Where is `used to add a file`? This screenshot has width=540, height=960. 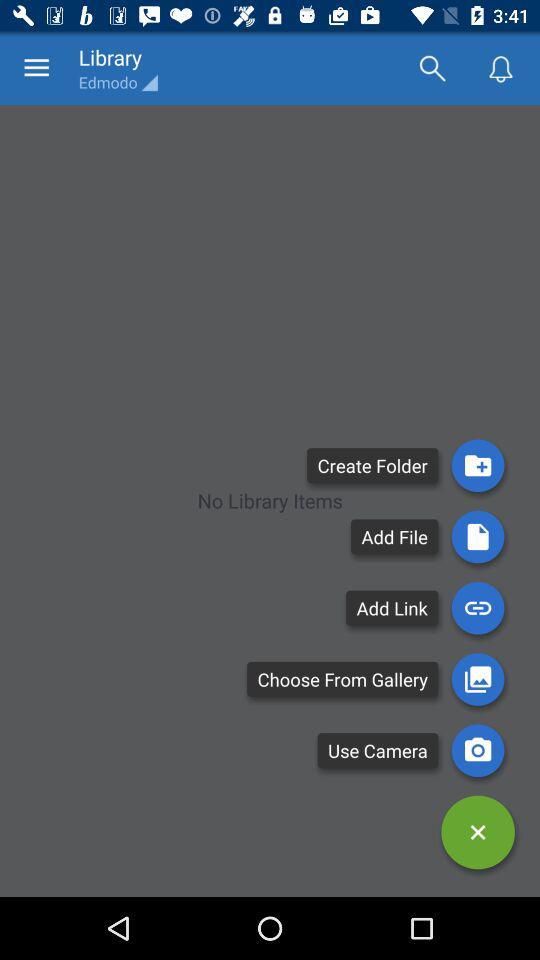
used to add a file is located at coordinates (477, 536).